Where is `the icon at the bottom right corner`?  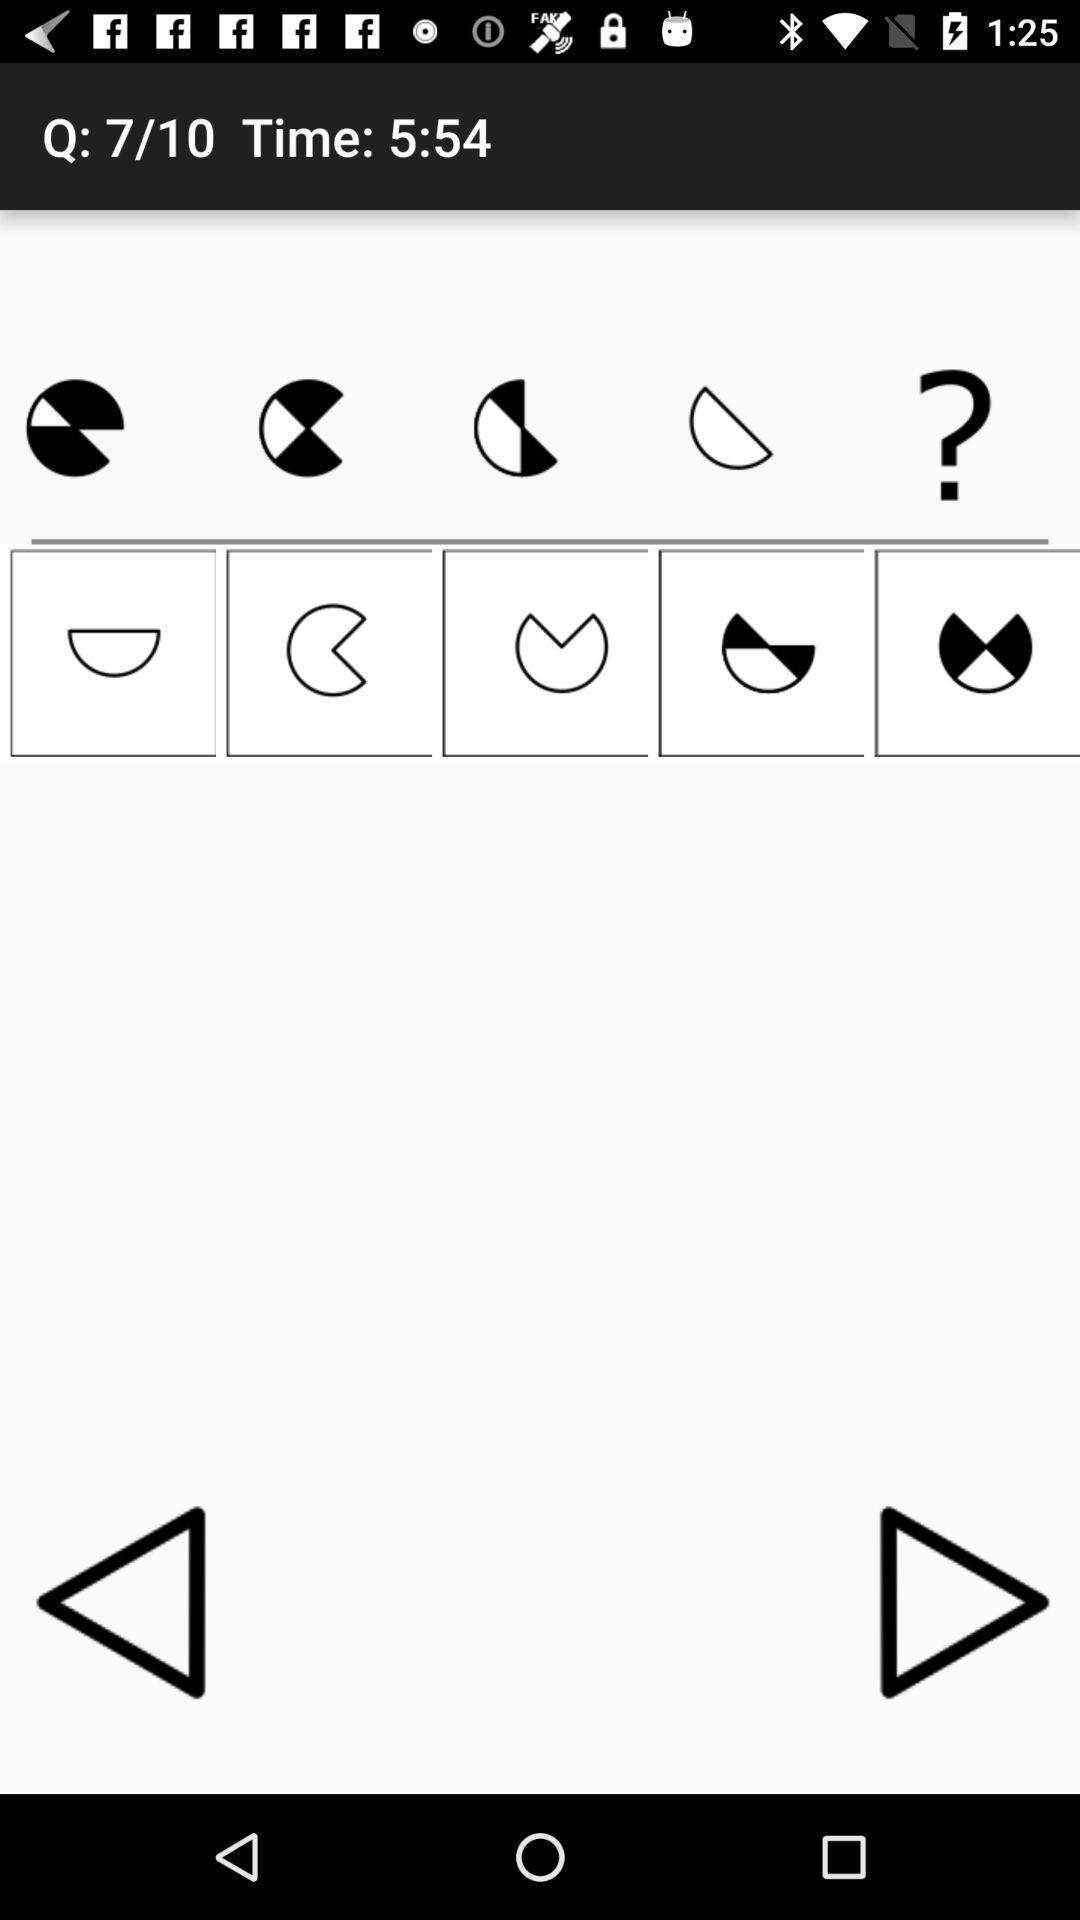
the icon at the bottom right corner is located at coordinates (952, 1601).